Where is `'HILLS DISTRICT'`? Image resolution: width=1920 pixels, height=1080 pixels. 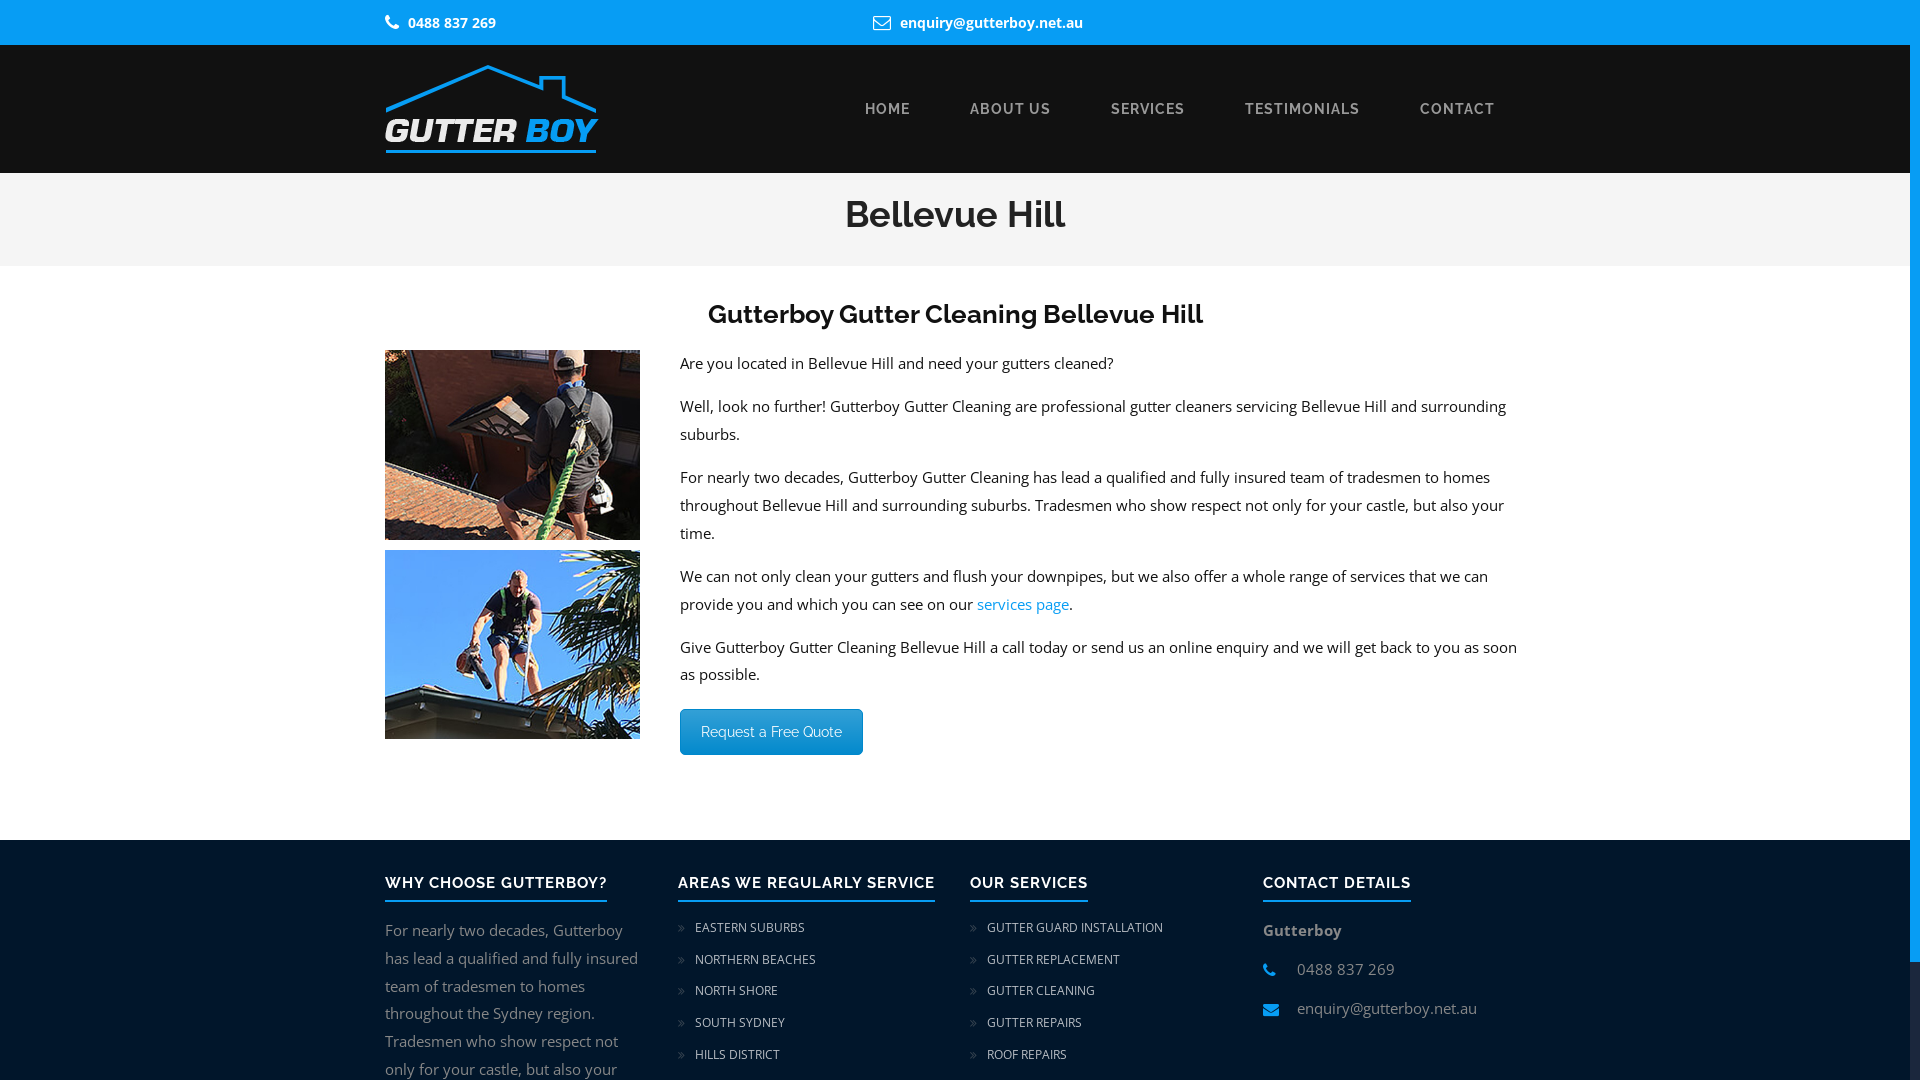
'HILLS DISTRICT' is located at coordinates (735, 1053).